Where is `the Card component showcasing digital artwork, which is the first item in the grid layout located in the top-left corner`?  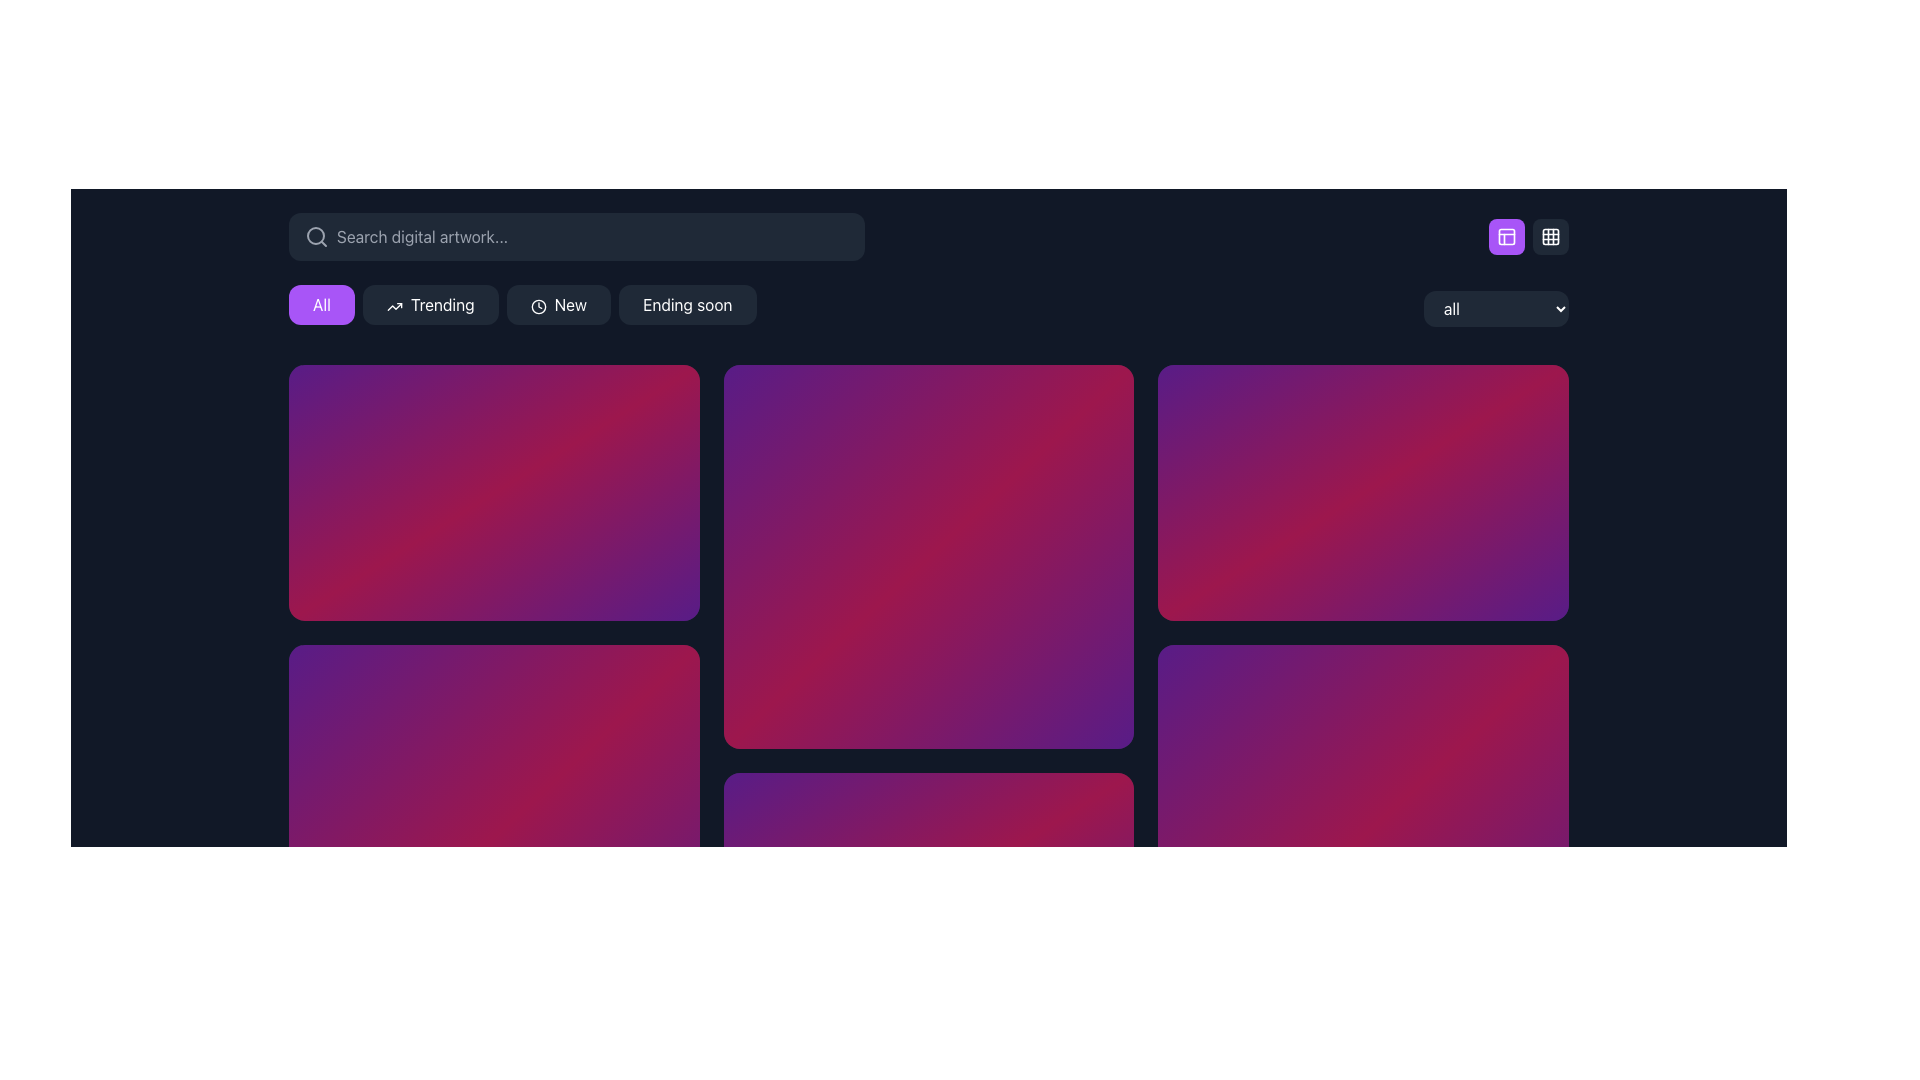 the Card component showcasing digital artwork, which is the first item in the grid layout located in the top-left corner is located at coordinates (494, 493).